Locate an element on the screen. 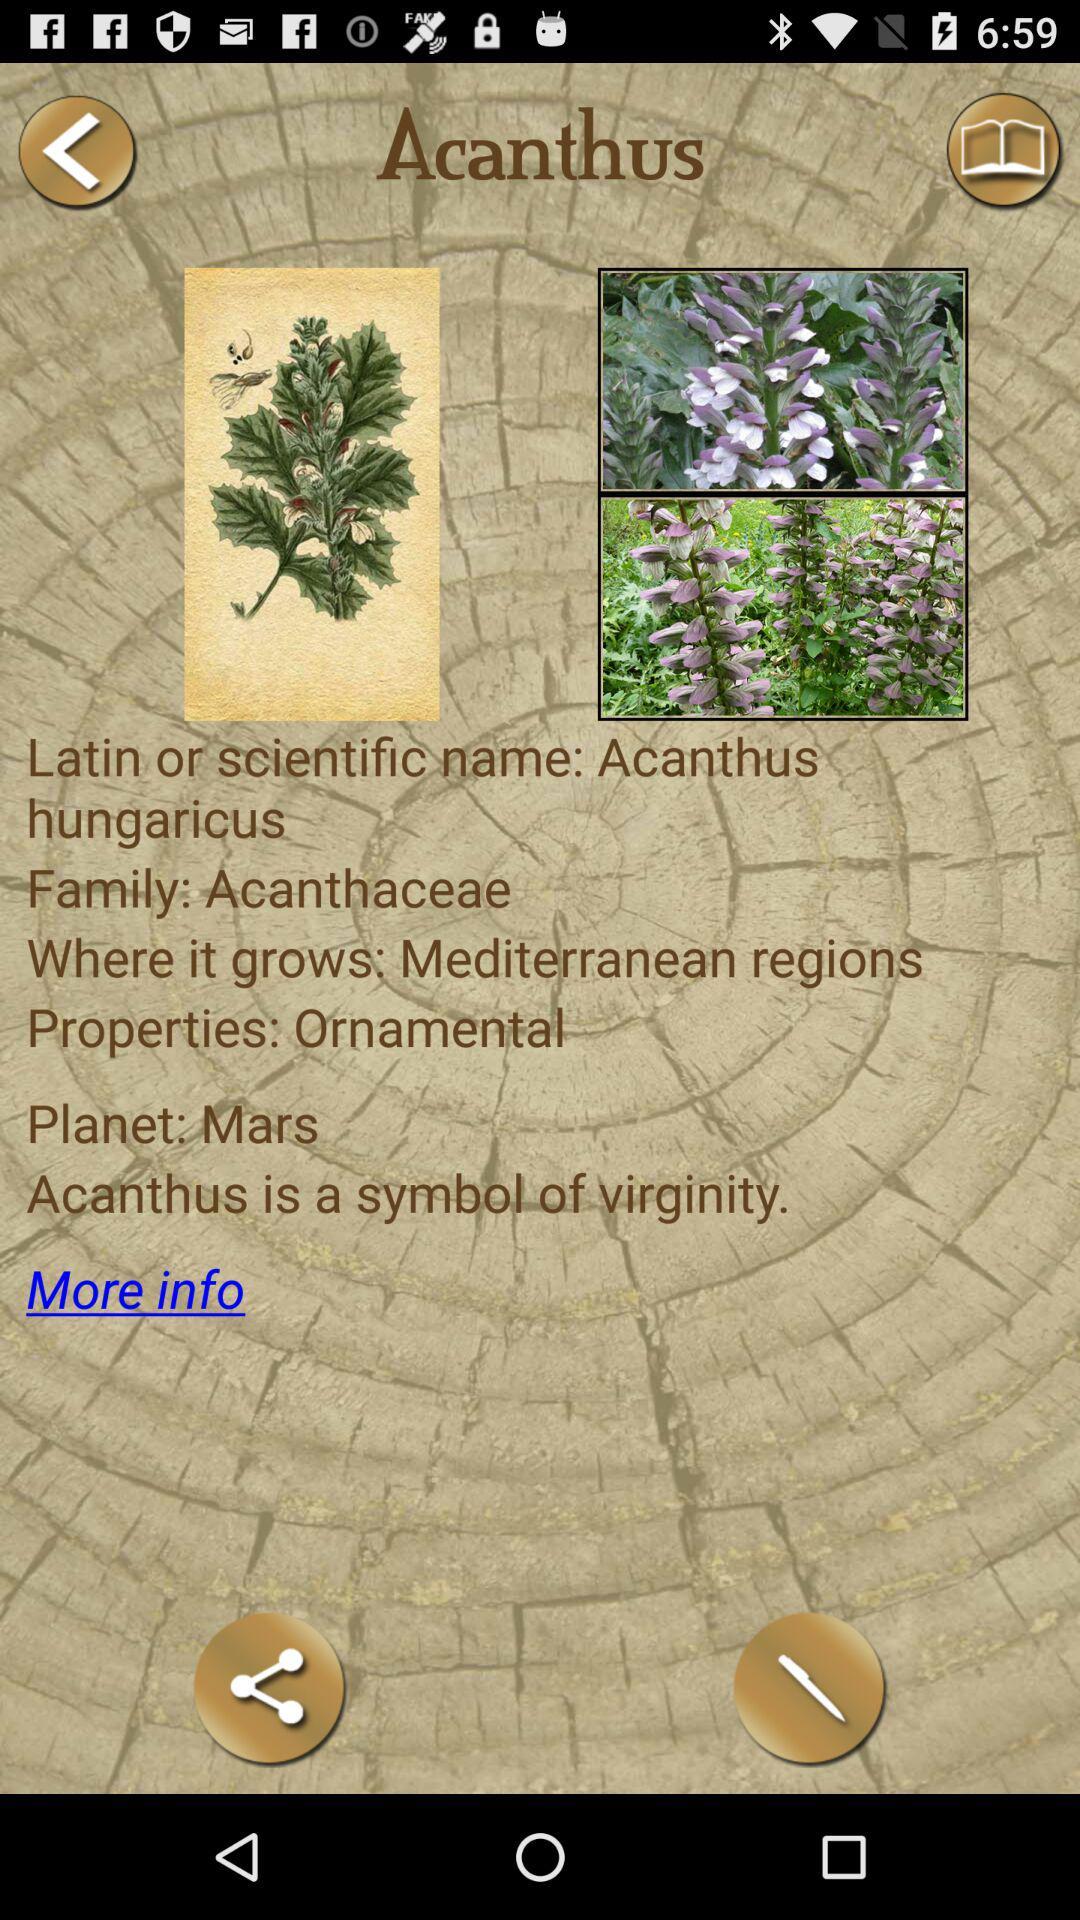 The width and height of the screenshot is (1080, 1920). the arrow_backward icon is located at coordinates (75, 163).